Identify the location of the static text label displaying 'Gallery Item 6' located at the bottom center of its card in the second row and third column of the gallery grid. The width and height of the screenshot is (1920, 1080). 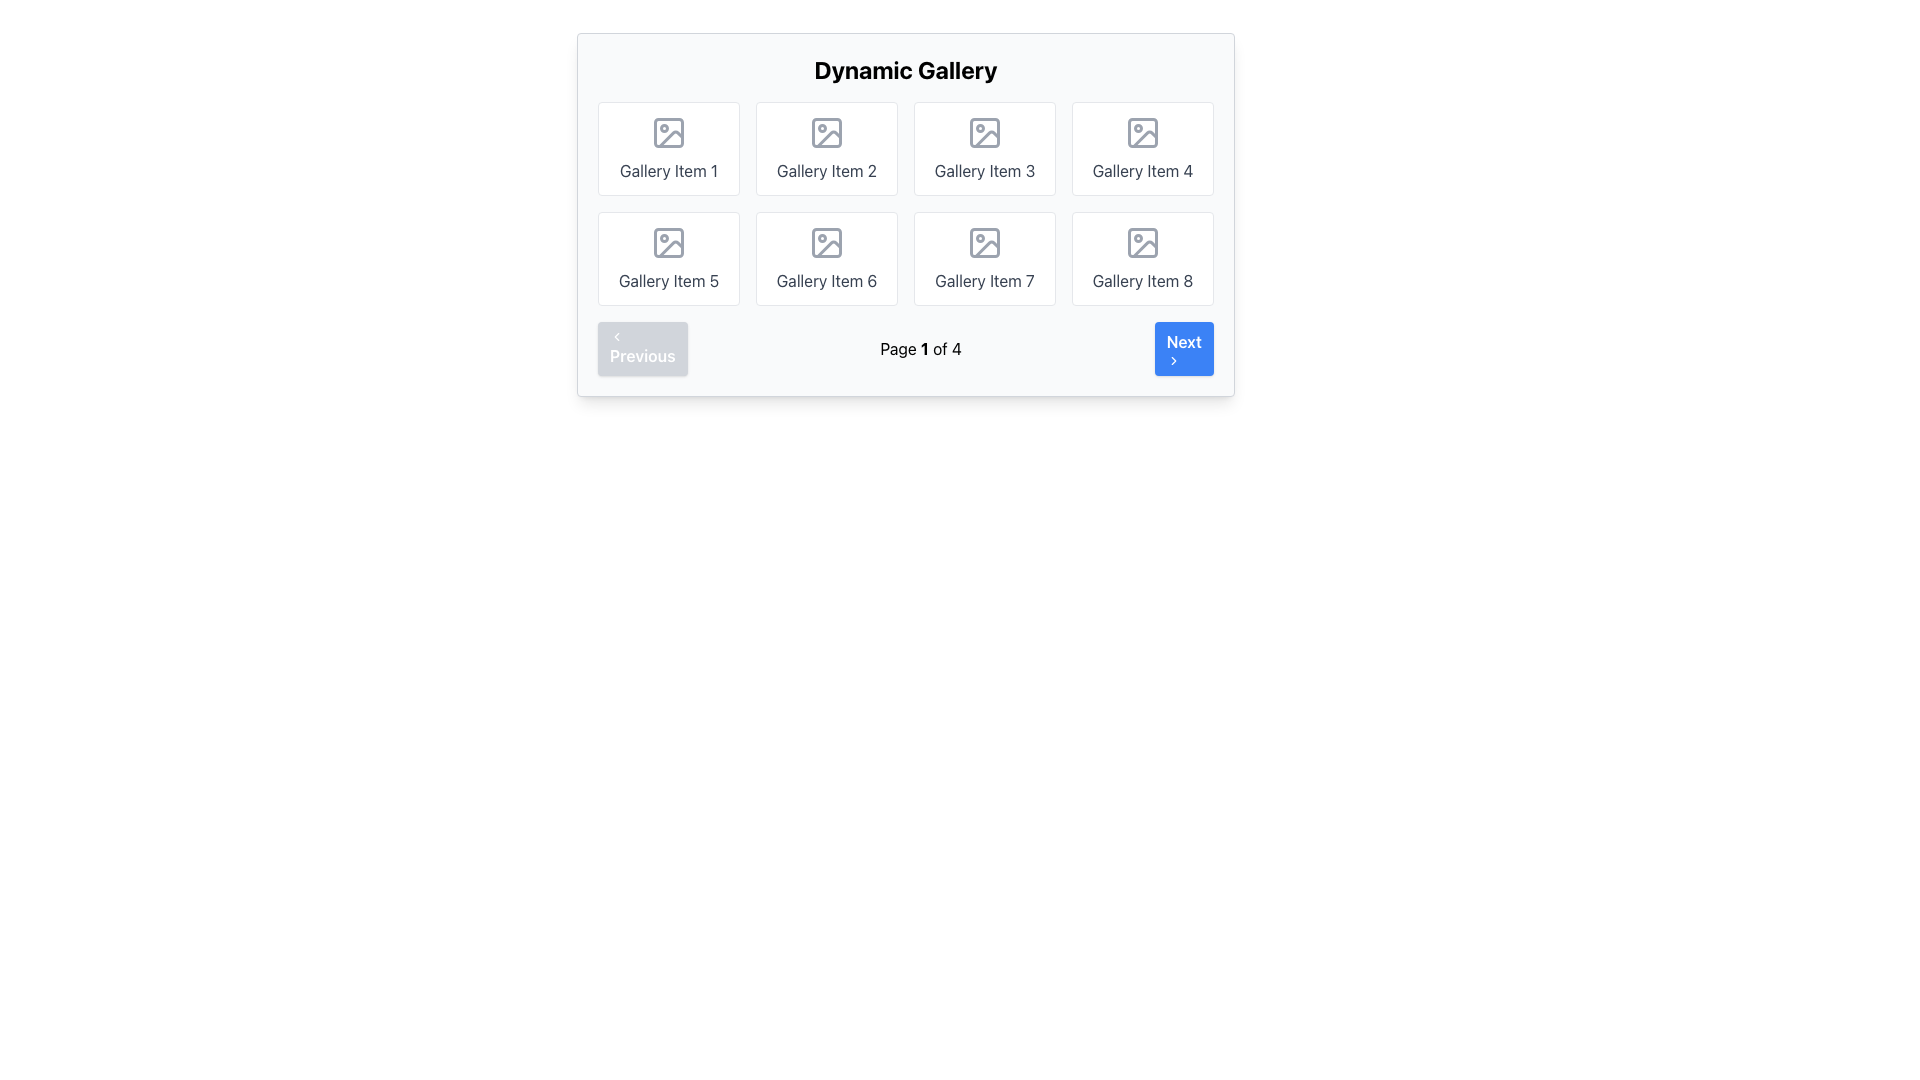
(826, 281).